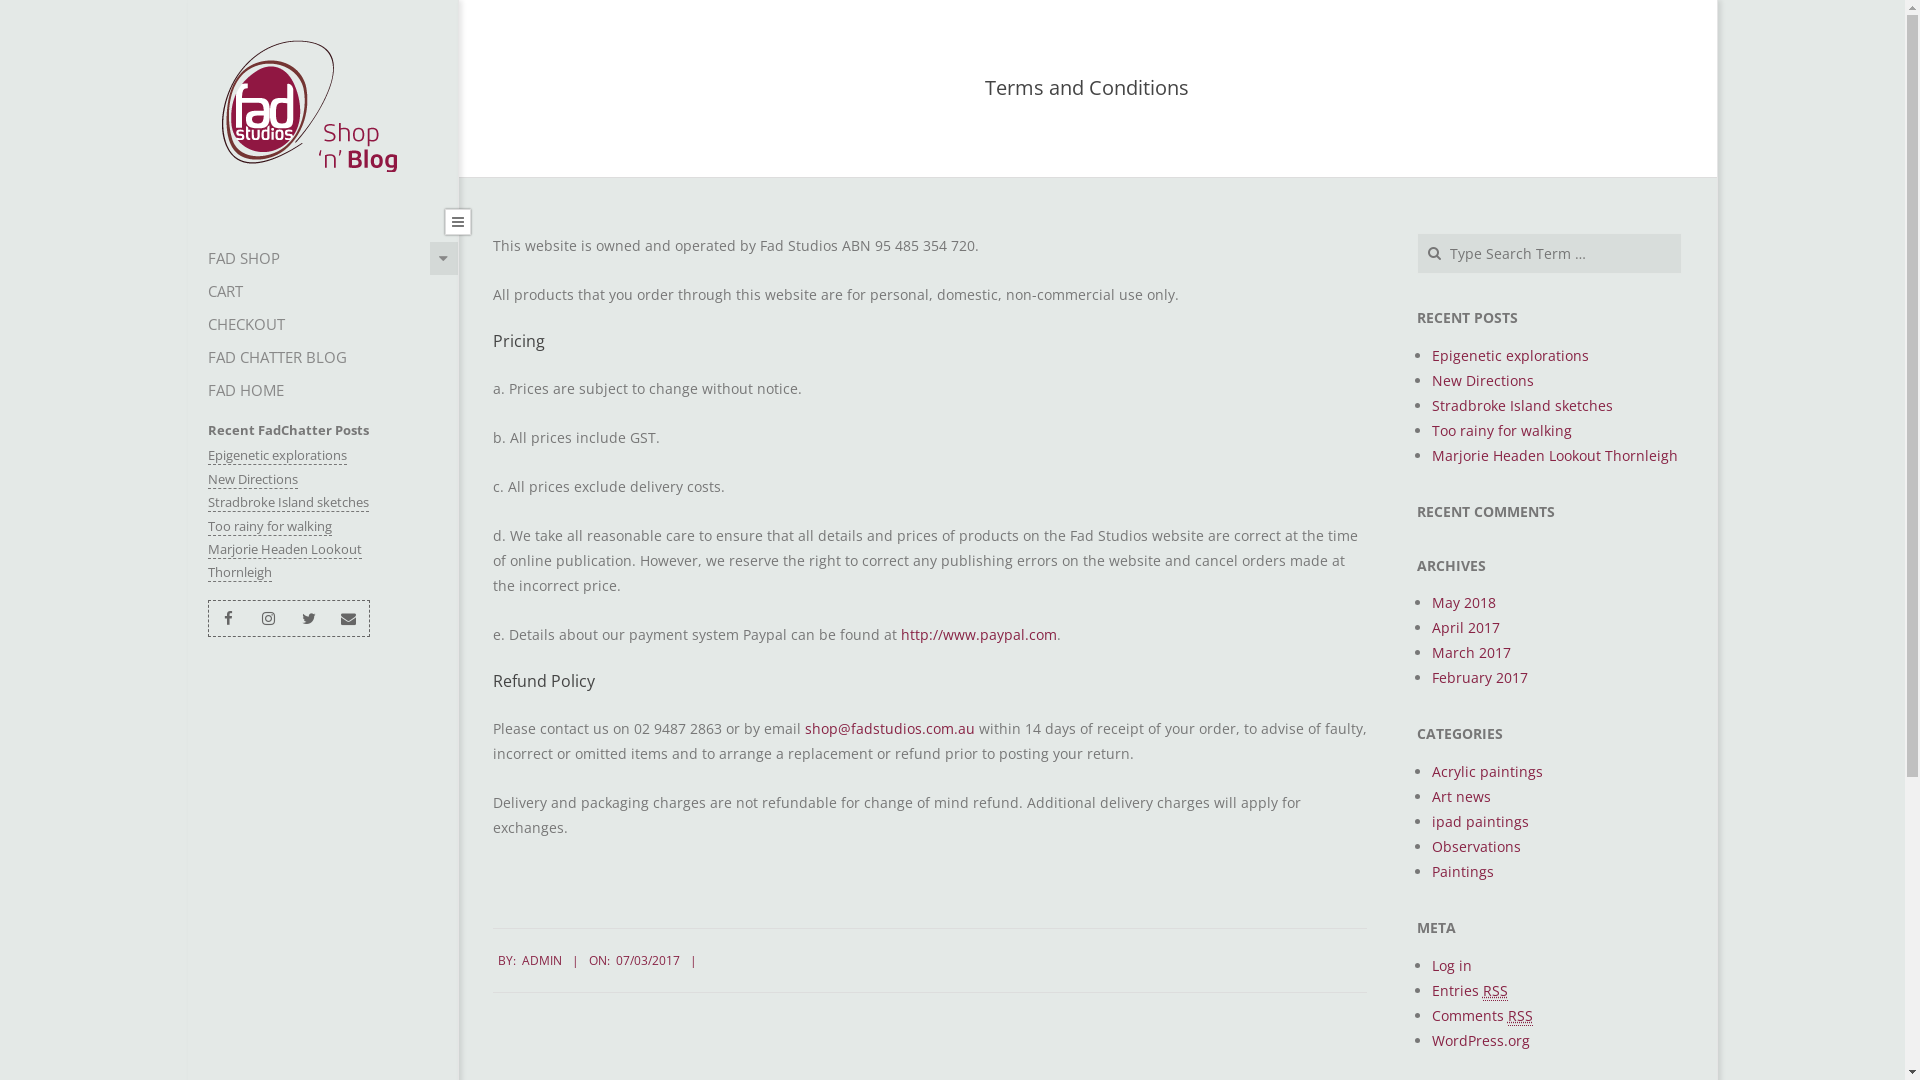 This screenshot has height=1080, width=1920. I want to click on 'Log in', so click(1430, 964).